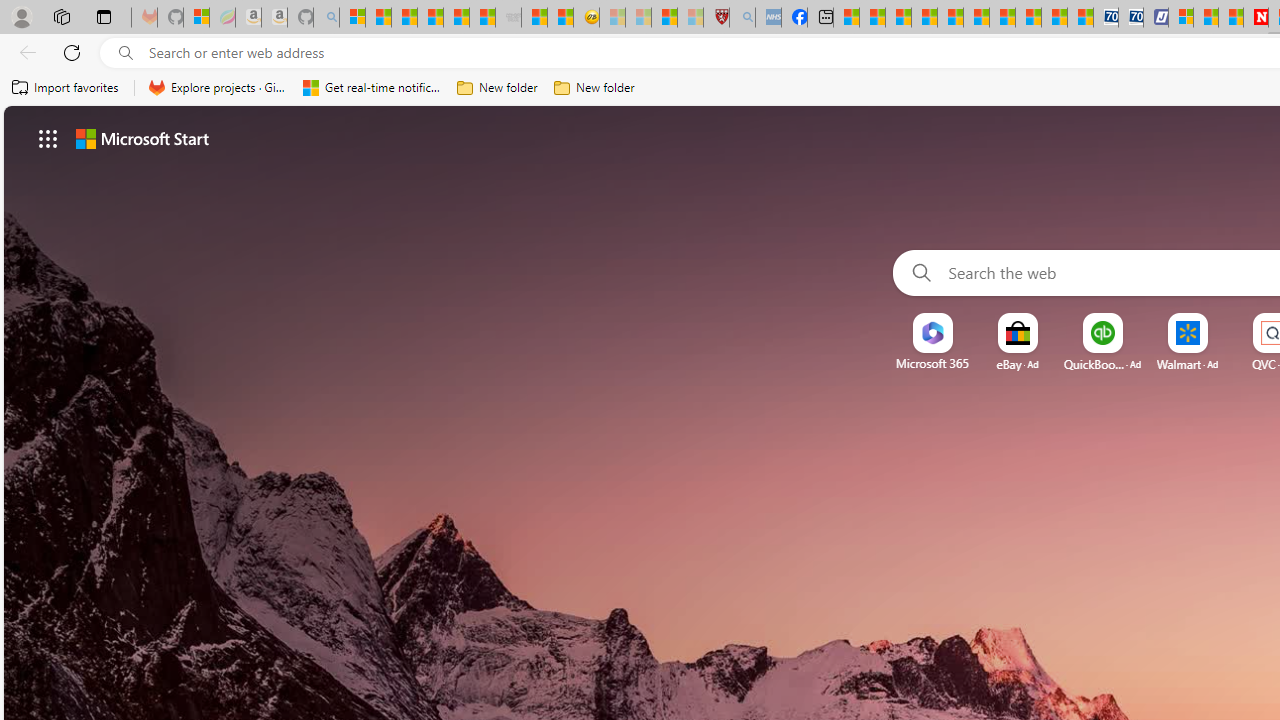  Describe the element at coordinates (593, 87) in the screenshot. I see `'New folder'` at that location.